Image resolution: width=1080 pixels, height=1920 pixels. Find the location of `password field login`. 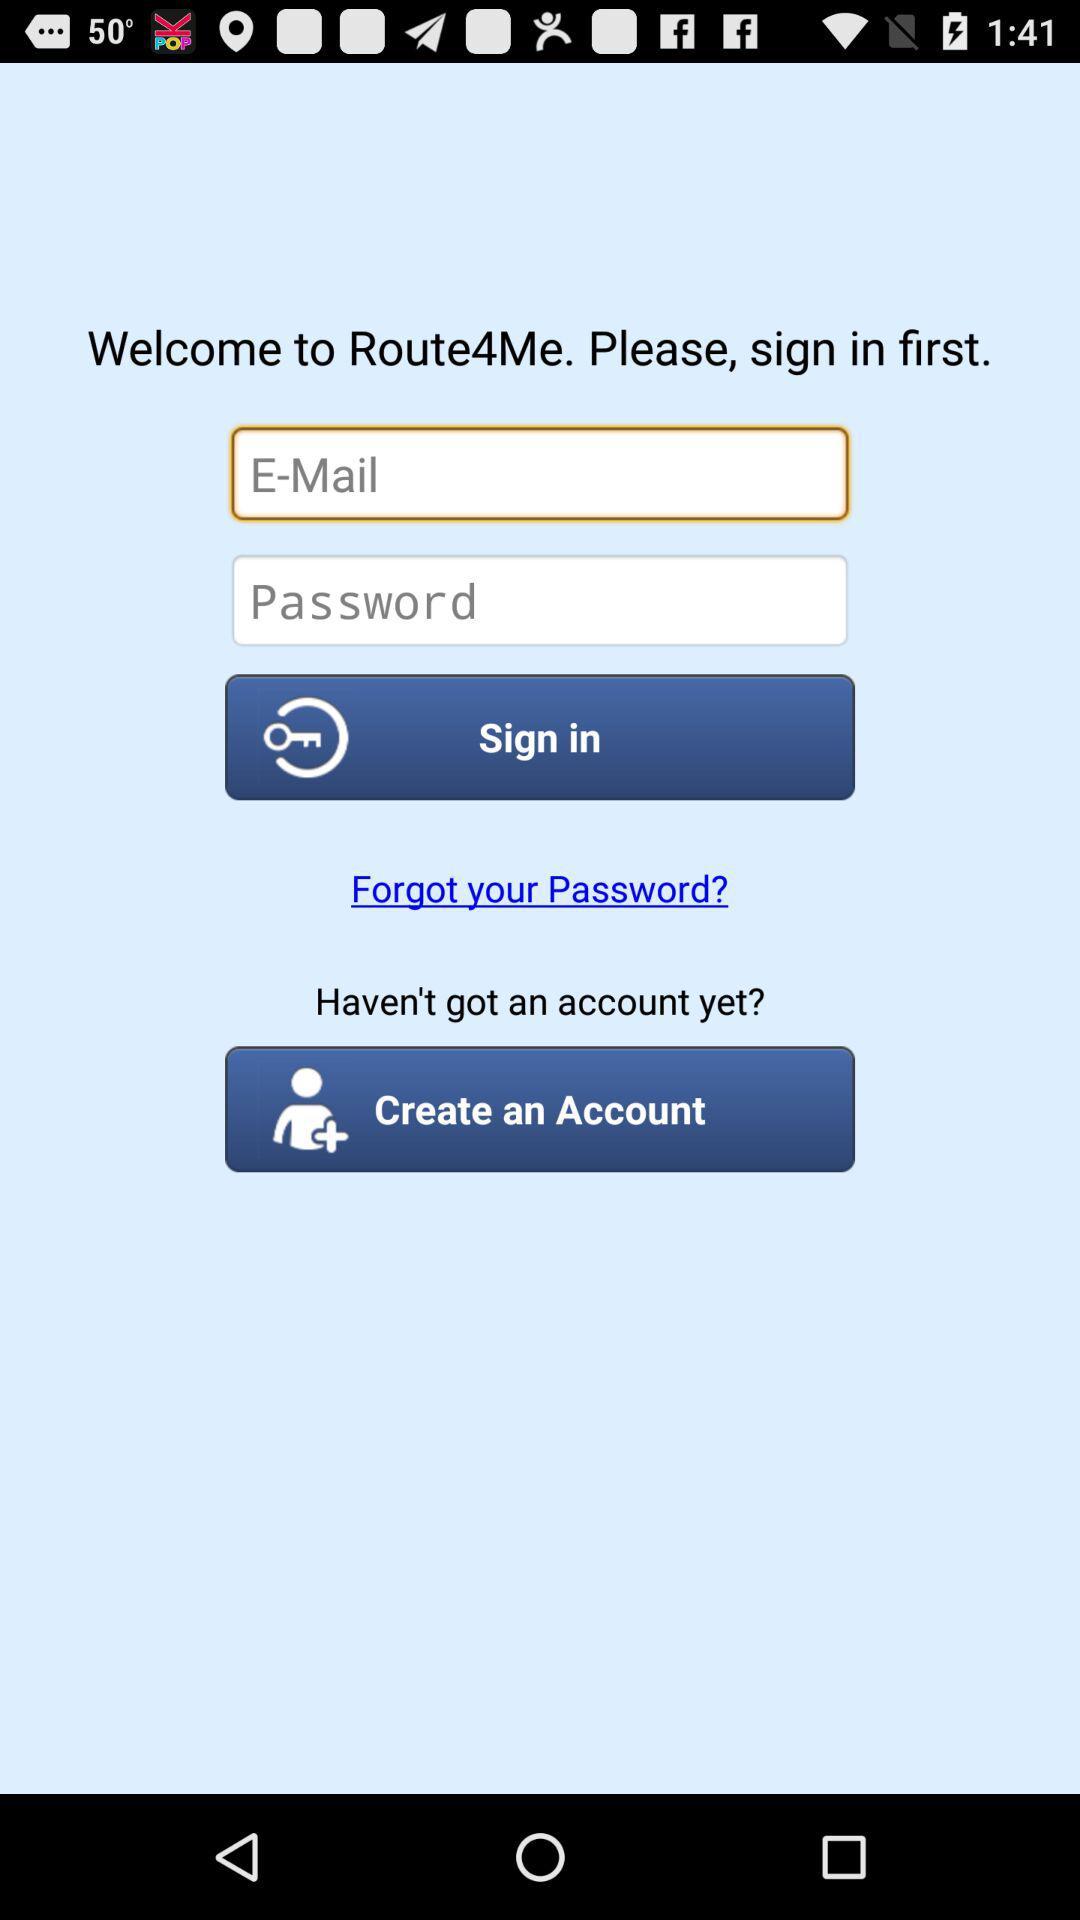

password field login is located at coordinates (540, 599).